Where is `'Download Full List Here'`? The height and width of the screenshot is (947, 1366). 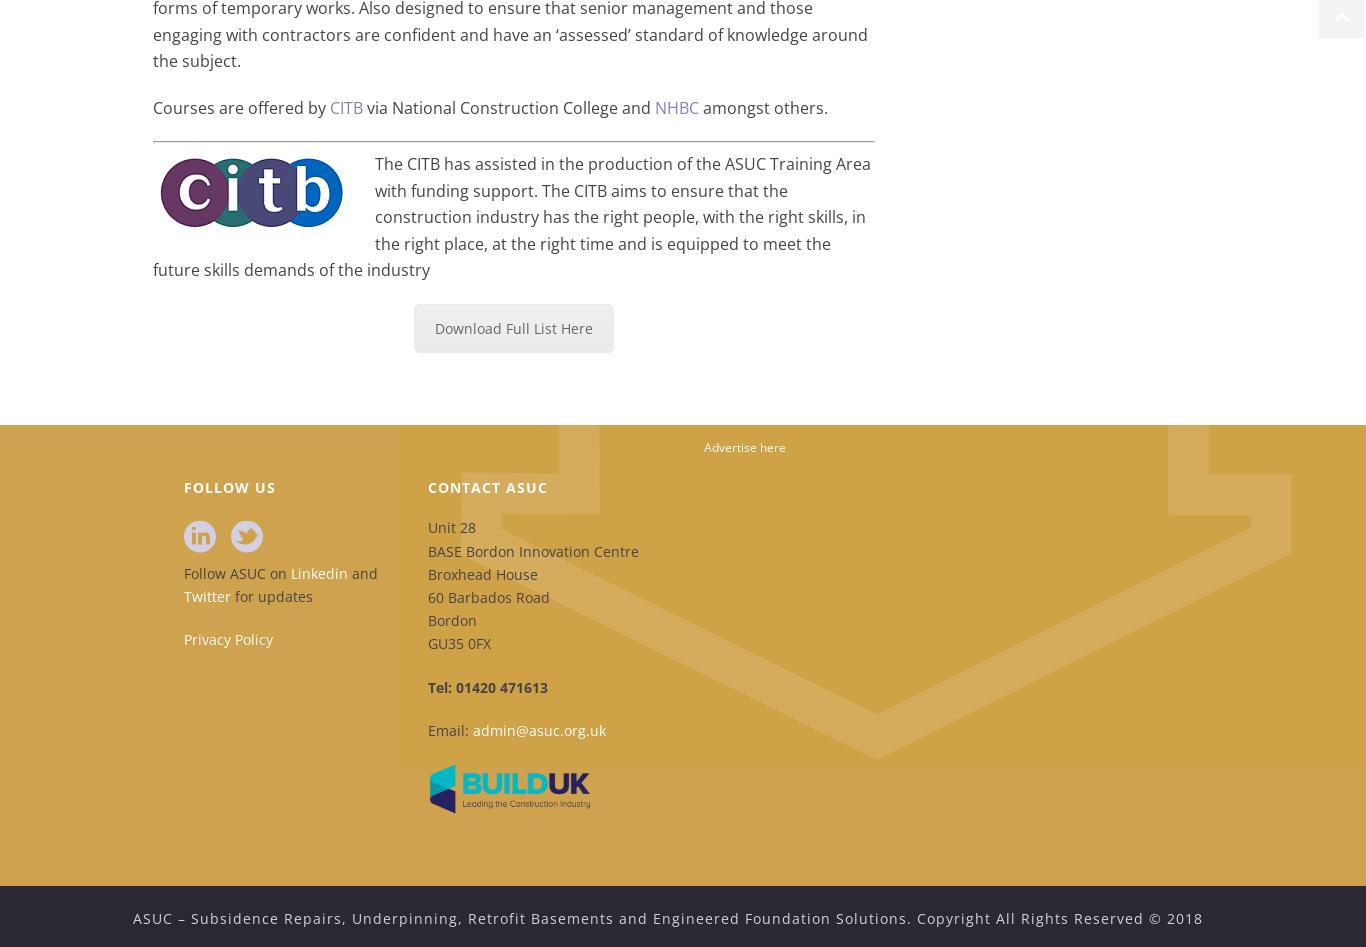 'Download Full List Here' is located at coordinates (514, 327).